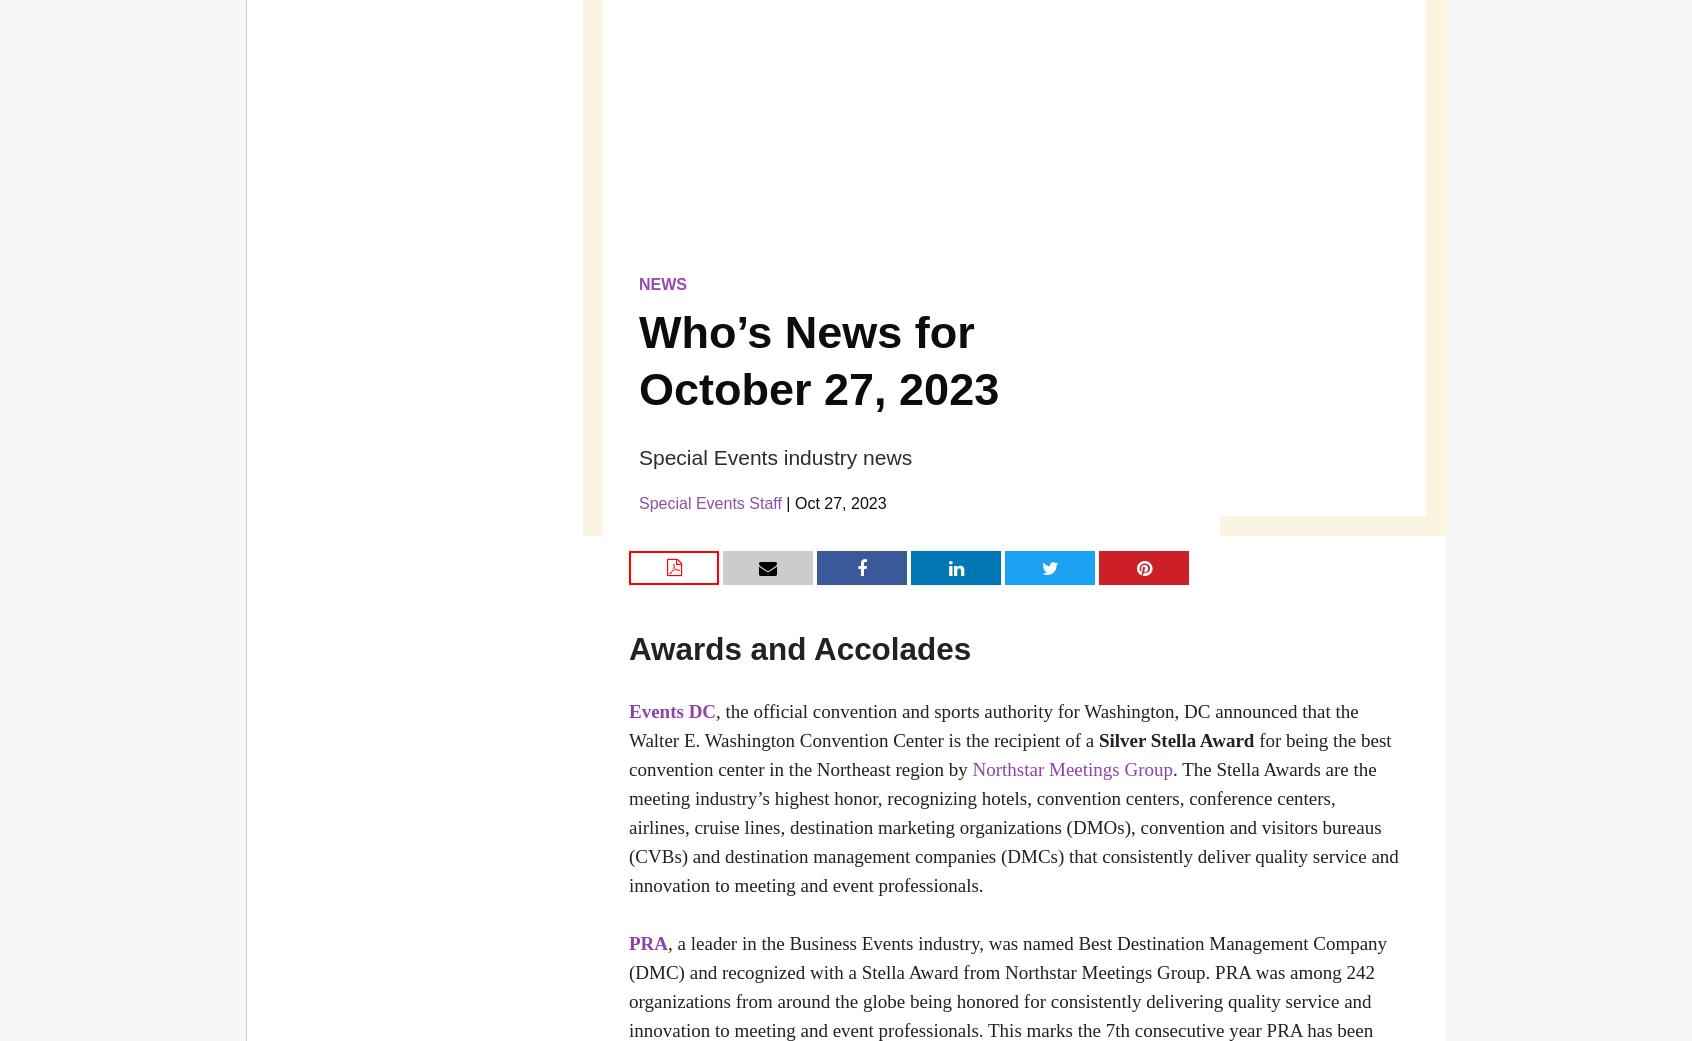 The image size is (1692, 1041). I want to click on ', a leader in the Business Events industry, was named Best Destination Management Company (DMC) and recognized with a Stella Award from Northstar Meetings Group. PRA was among 242 organizations from around the globe being honored for consistently delivering quality service and innovation to meeting and event professionals. This marks the 7th consecutive year PRA has', so click(1006, 986).